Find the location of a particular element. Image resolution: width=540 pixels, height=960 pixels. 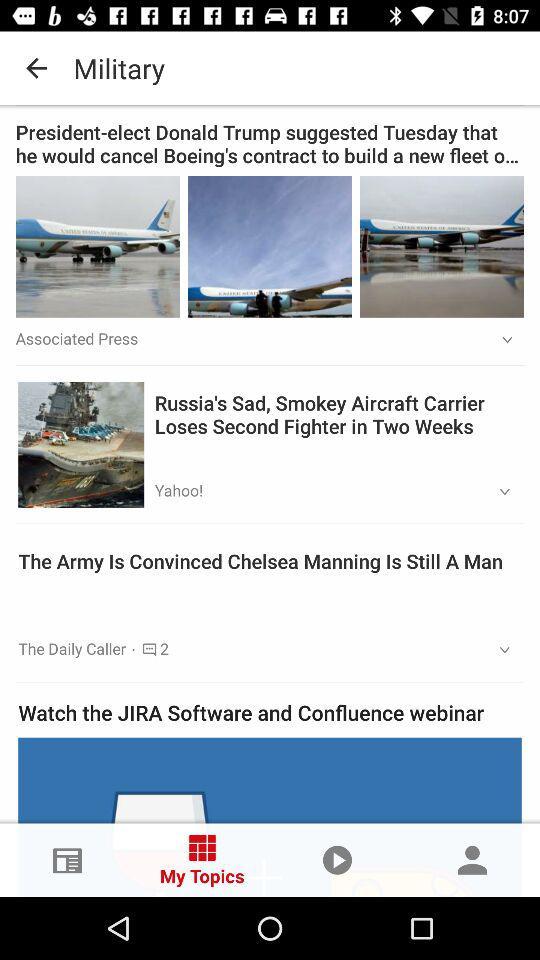

the image is in the middle is located at coordinates (270, 246).